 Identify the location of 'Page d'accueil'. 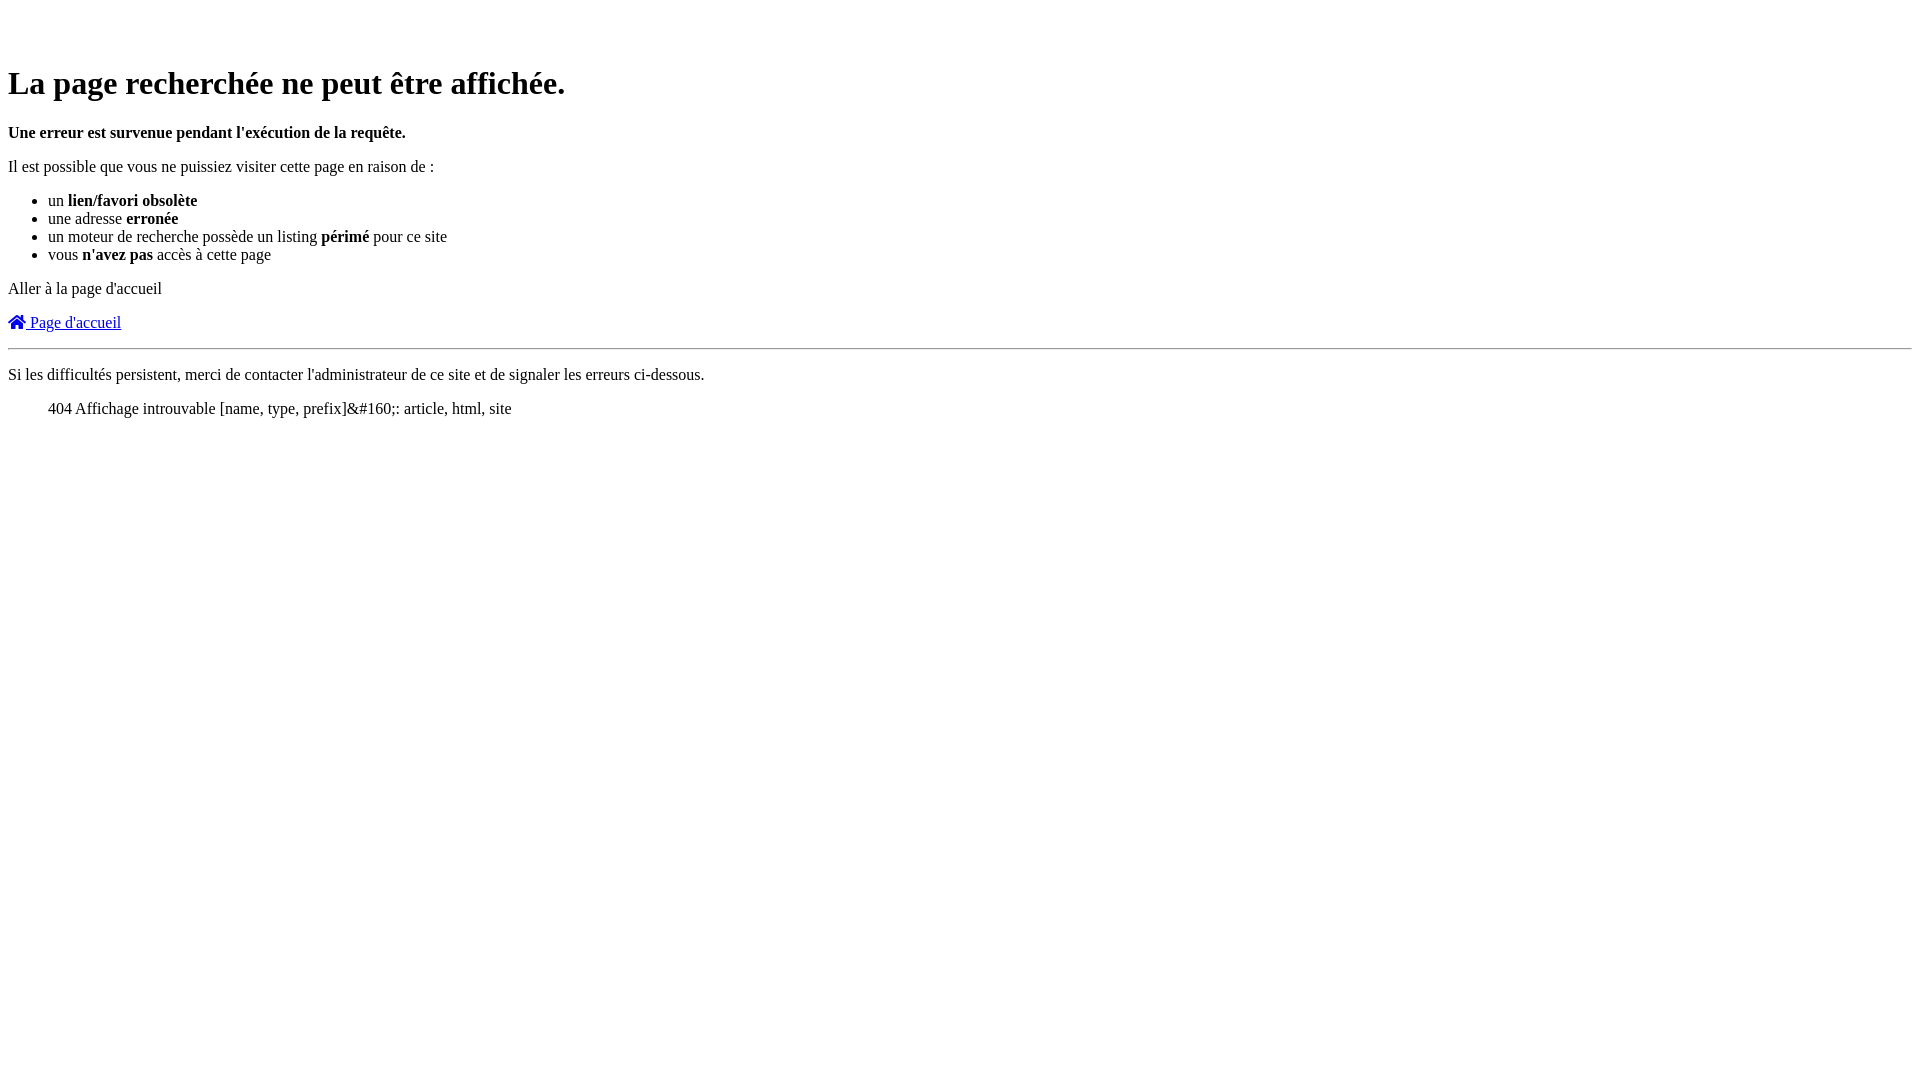
(8, 321).